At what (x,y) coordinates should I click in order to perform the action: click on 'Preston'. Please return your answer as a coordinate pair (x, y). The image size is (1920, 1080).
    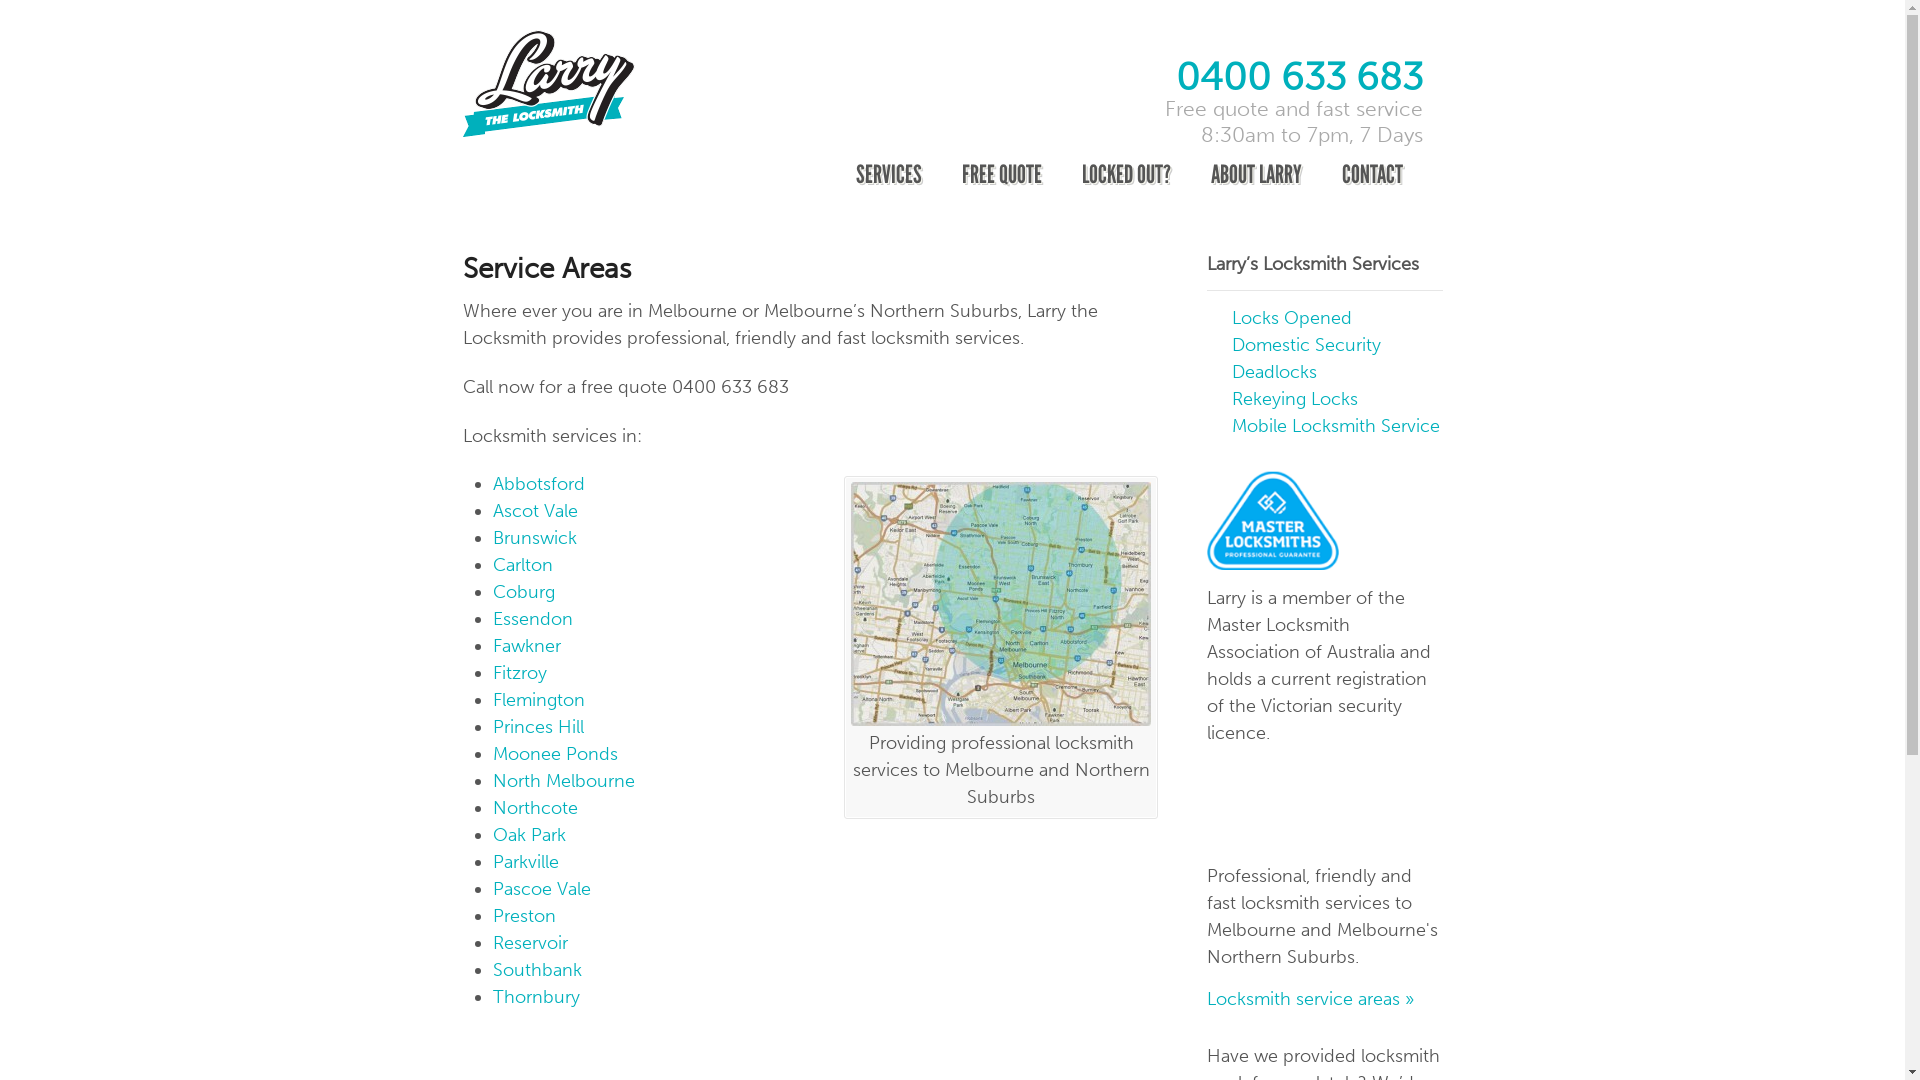
    Looking at the image, I should click on (491, 915).